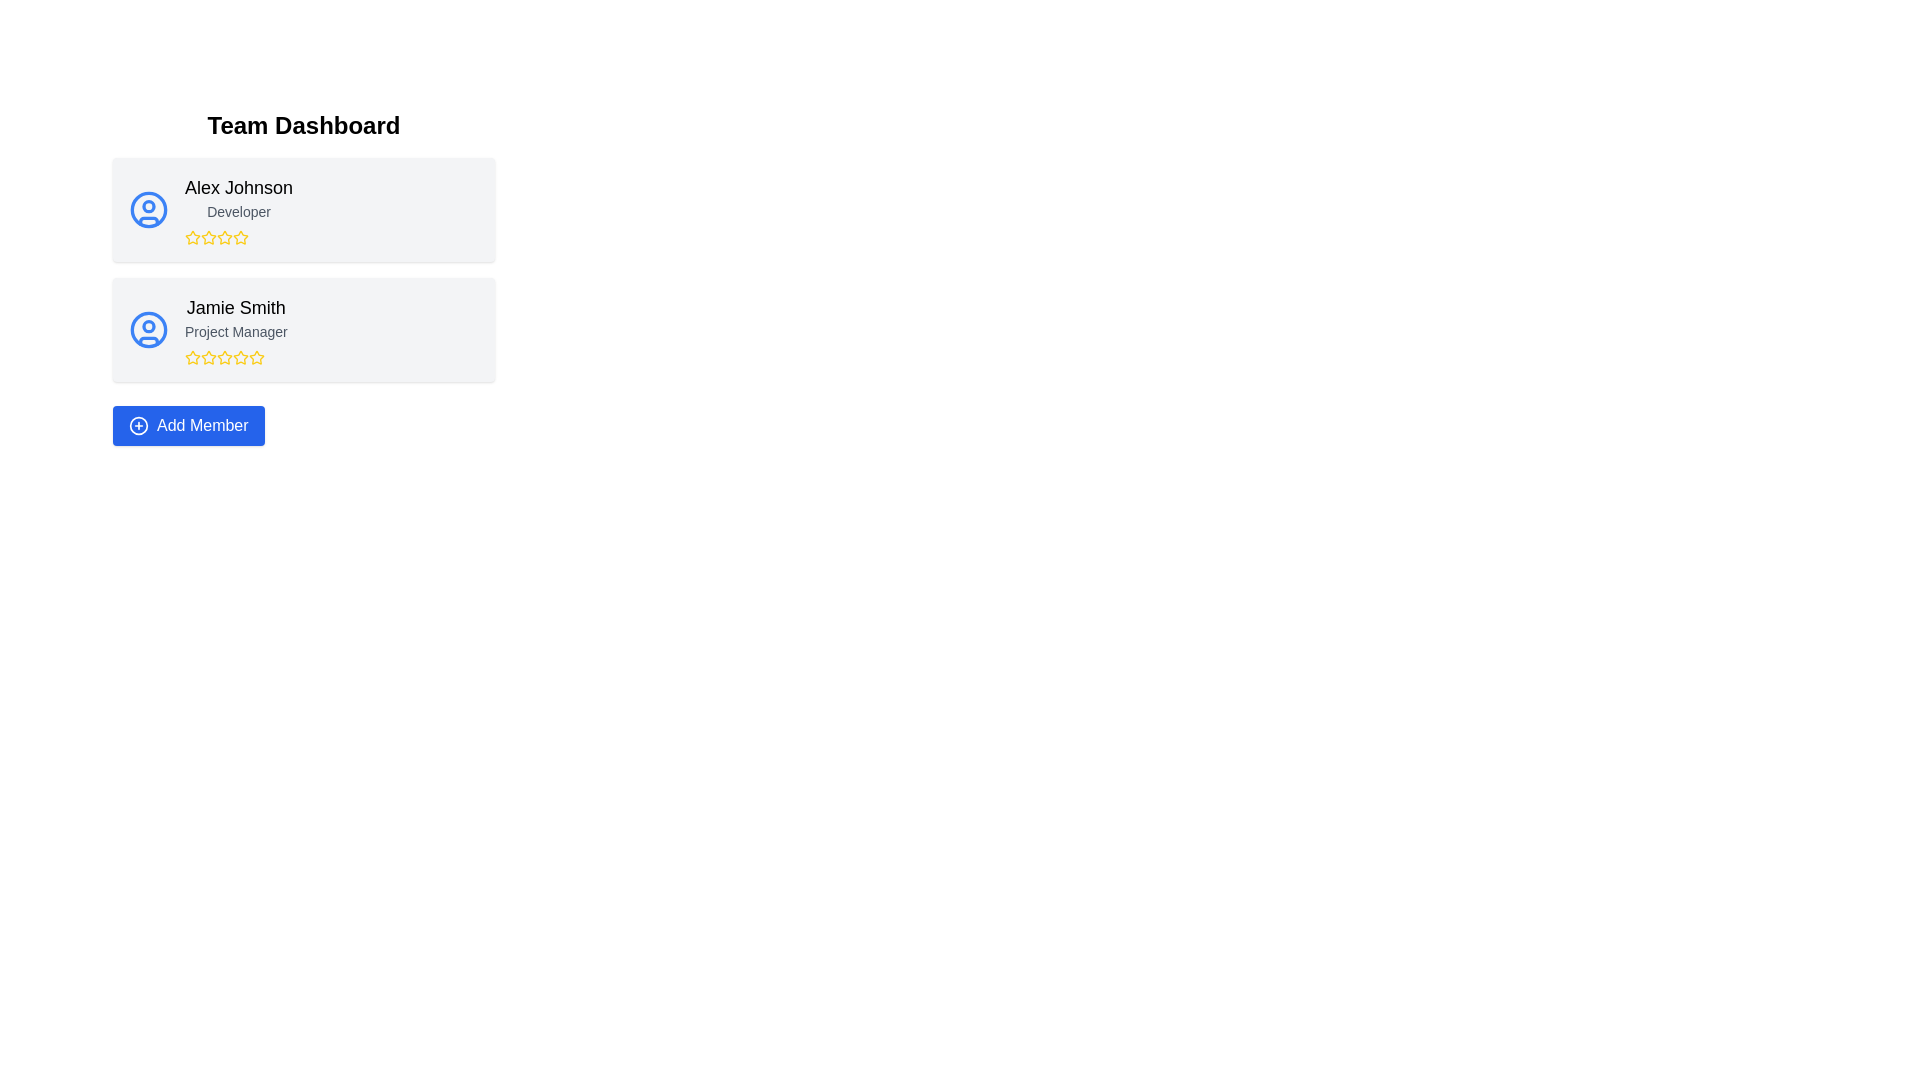 The image size is (1920, 1080). I want to click on the label displaying 'Jamie Smith' and 'Project Manager', which is centrally located within the second card of the team dashboard, above the 'Add Member' button, so click(236, 329).